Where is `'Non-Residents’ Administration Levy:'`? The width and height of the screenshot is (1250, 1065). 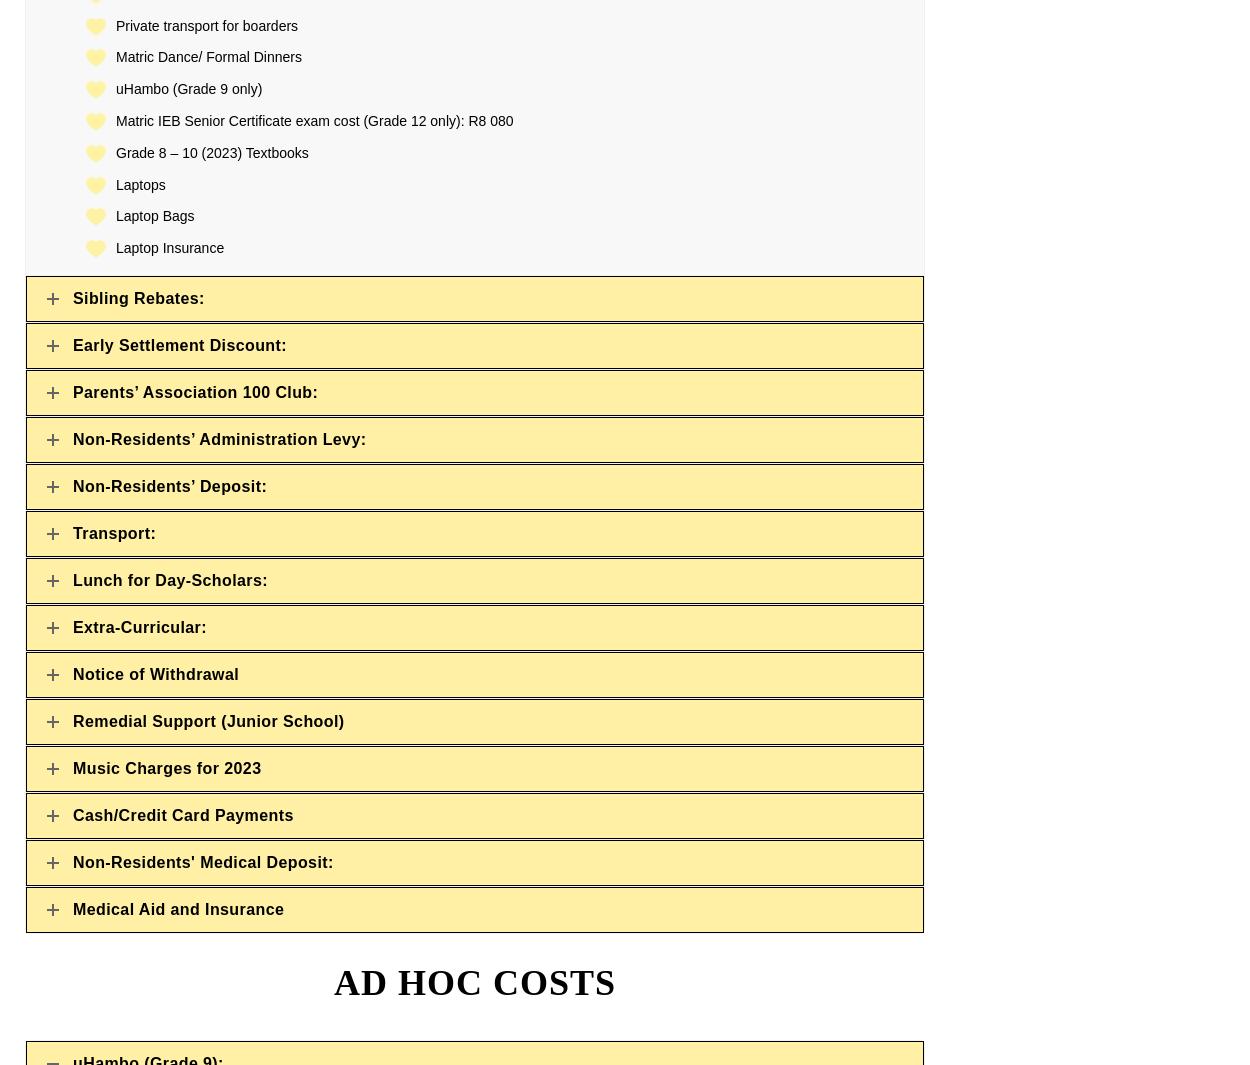
'Non-Residents’ Administration Levy:' is located at coordinates (218, 437).